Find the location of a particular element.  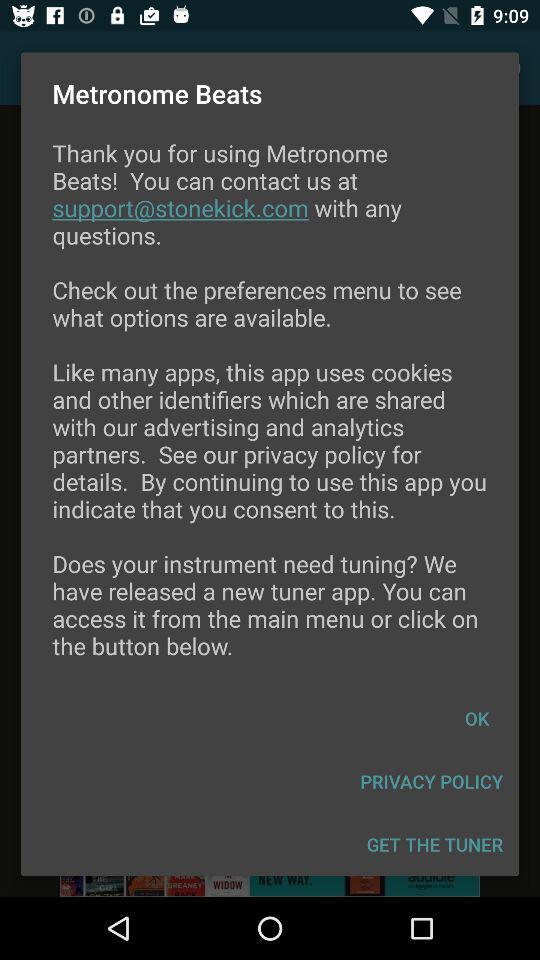

the icon above the get the tuner icon is located at coordinates (430, 781).